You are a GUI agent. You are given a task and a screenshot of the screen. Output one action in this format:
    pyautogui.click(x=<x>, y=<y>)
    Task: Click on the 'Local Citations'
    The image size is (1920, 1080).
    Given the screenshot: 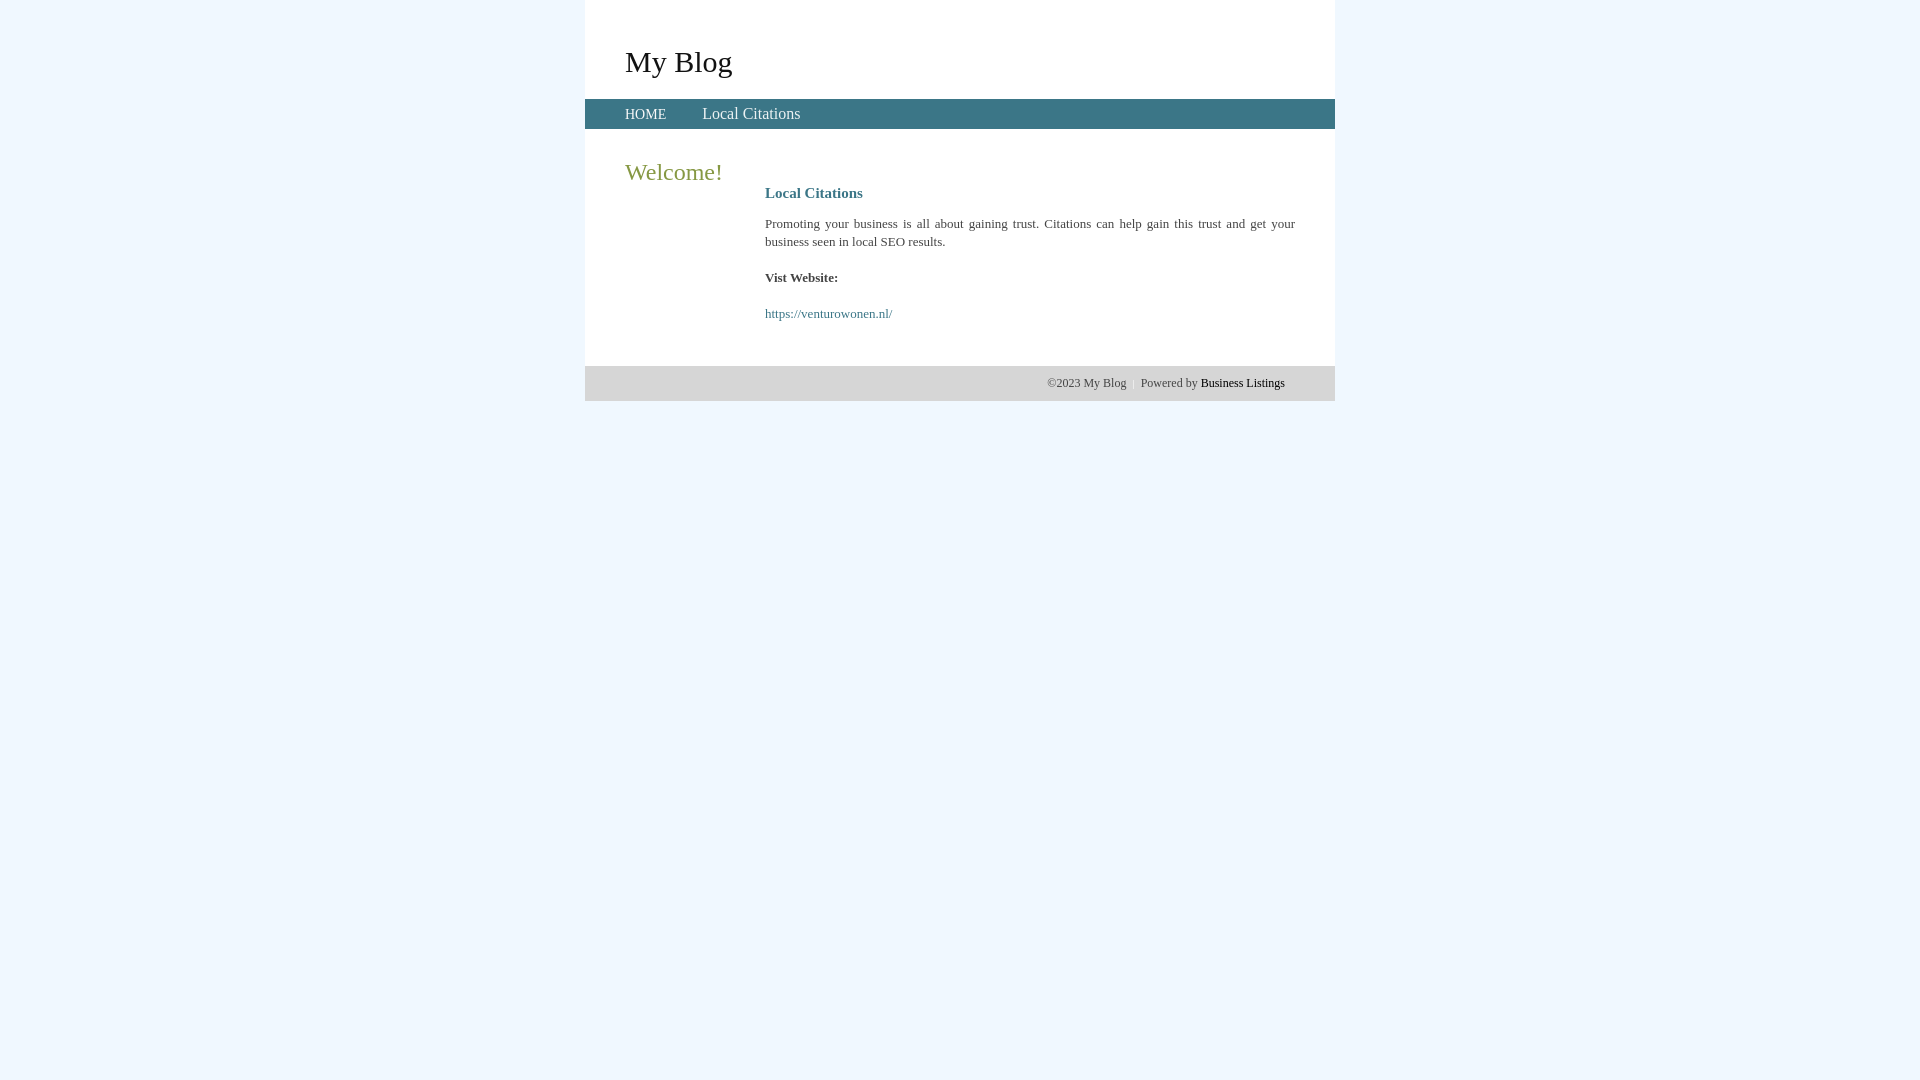 What is the action you would take?
    pyautogui.click(x=749, y=113)
    